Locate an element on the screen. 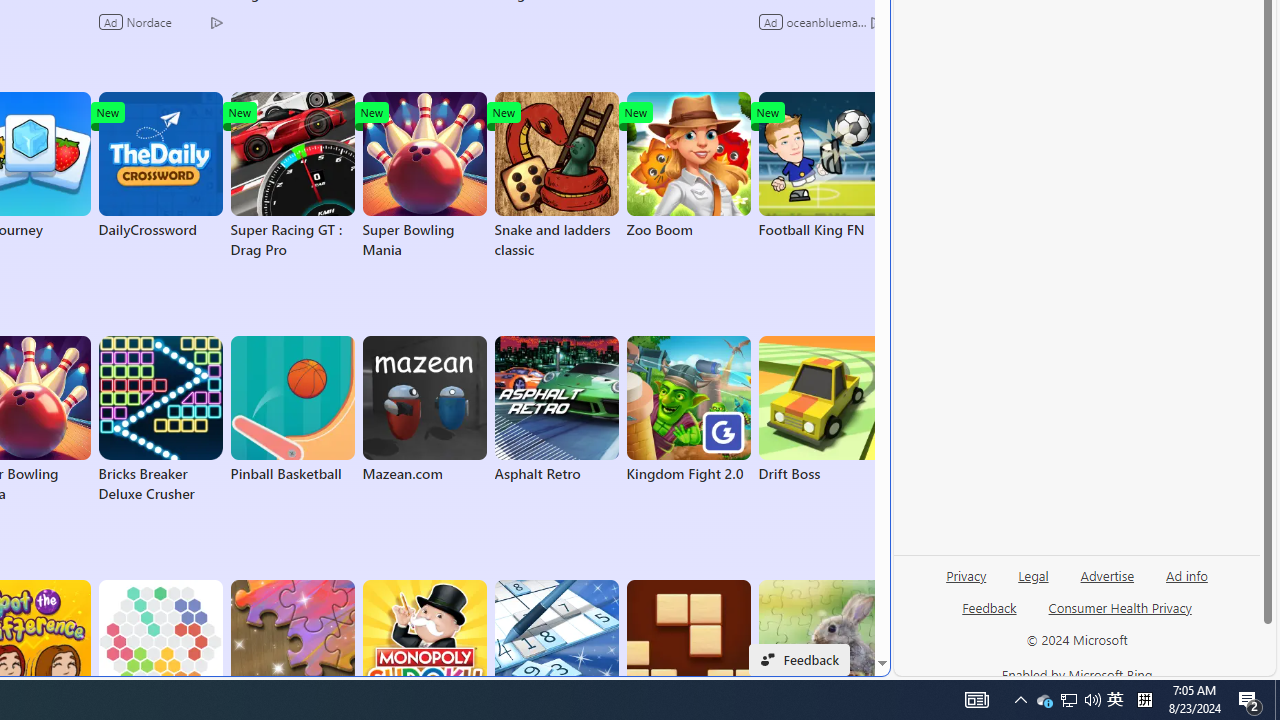  'DailyCrossword' is located at coordinates (160, 164).